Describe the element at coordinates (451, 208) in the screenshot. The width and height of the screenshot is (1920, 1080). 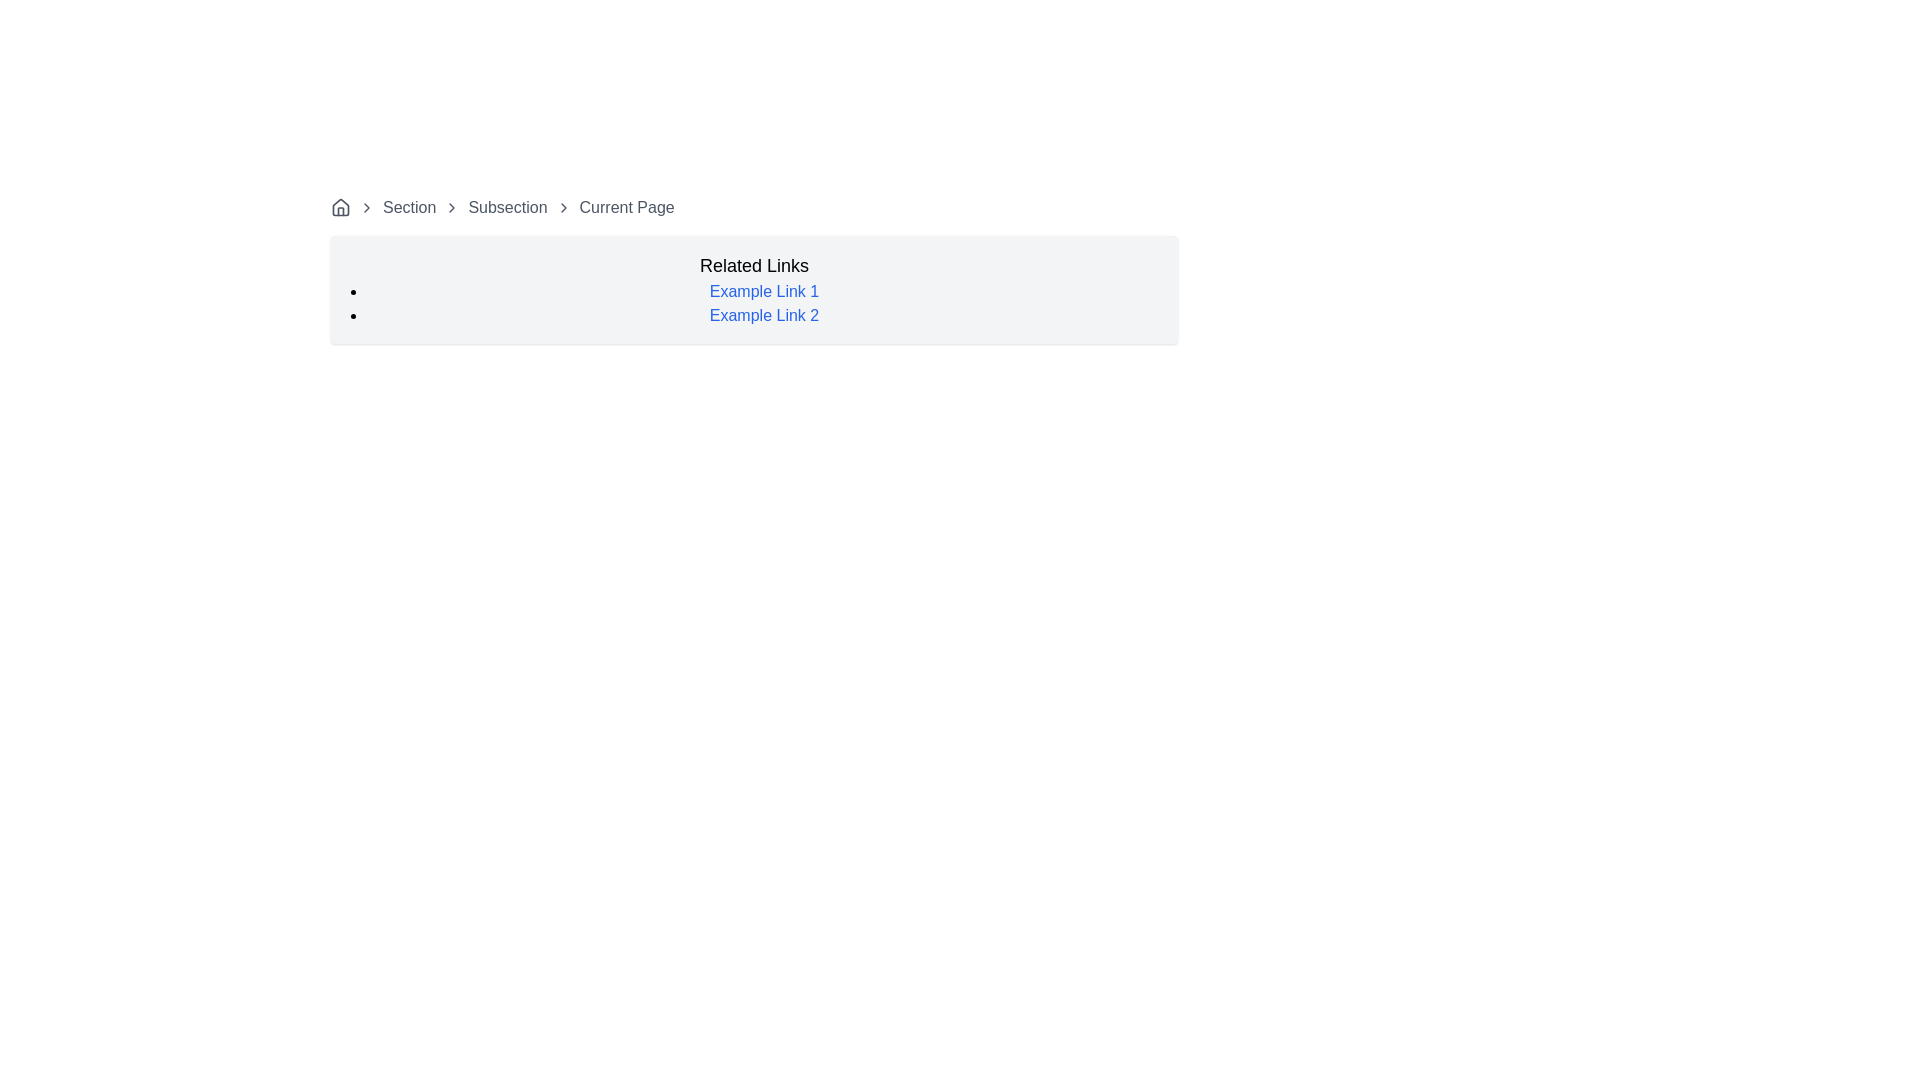
I see `the right-facing chevron icon located in the breadcrumb navigation bar, positioned between the 'Section' and 'Subsection' texts` at that location.